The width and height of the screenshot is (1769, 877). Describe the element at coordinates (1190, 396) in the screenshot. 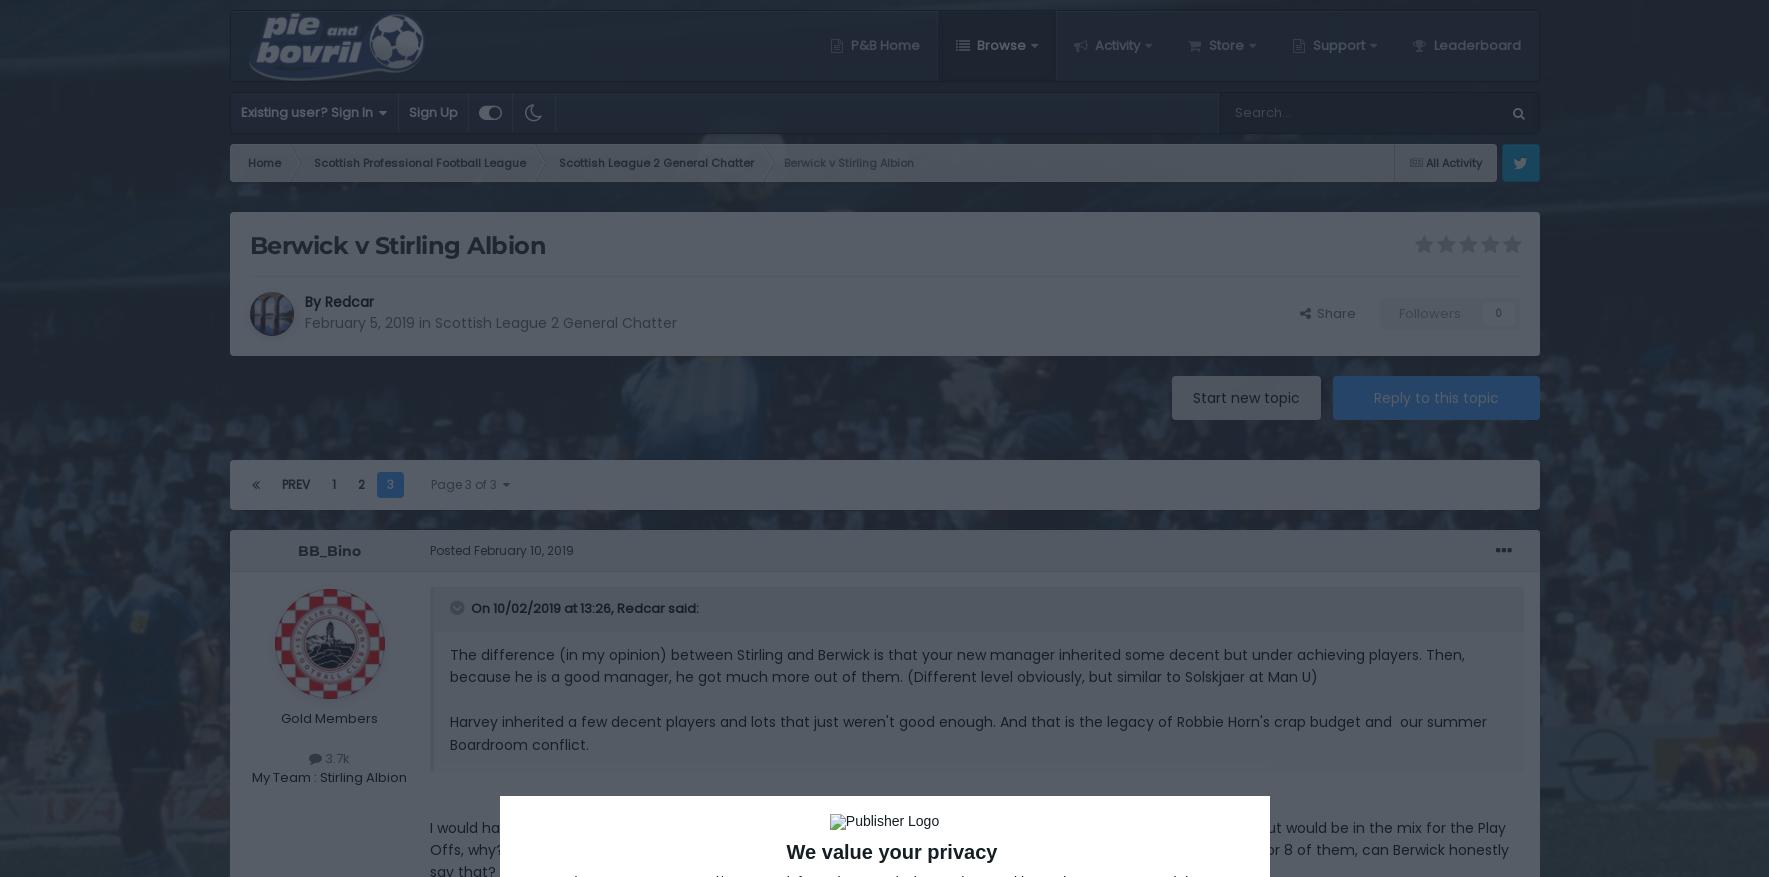

I see `'Start new topic'` at that location.